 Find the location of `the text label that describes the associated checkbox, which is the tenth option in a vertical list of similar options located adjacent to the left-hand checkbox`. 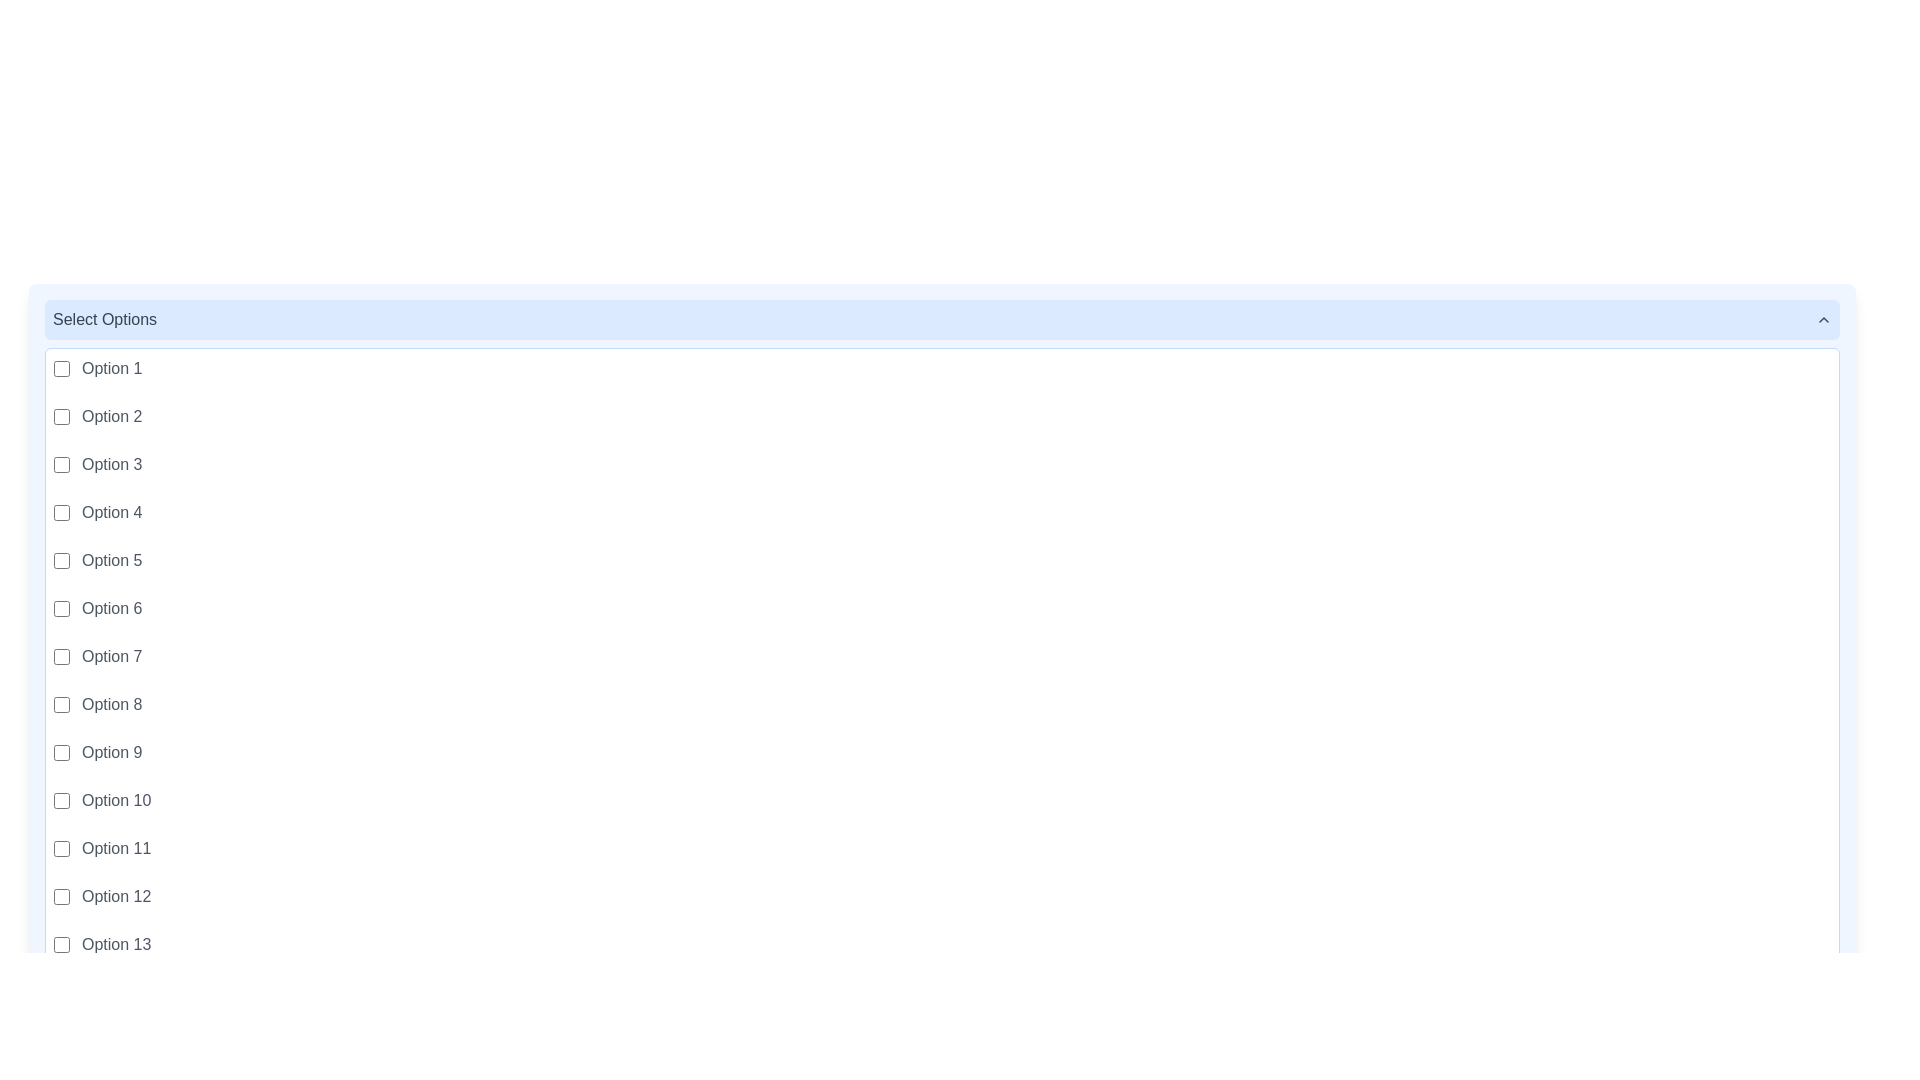

the text label that describes the associated checkbox, which is the tenth option in a vertical list of similar options located adjacent to the left-hand checkbox is located at coordinates (115, 800).